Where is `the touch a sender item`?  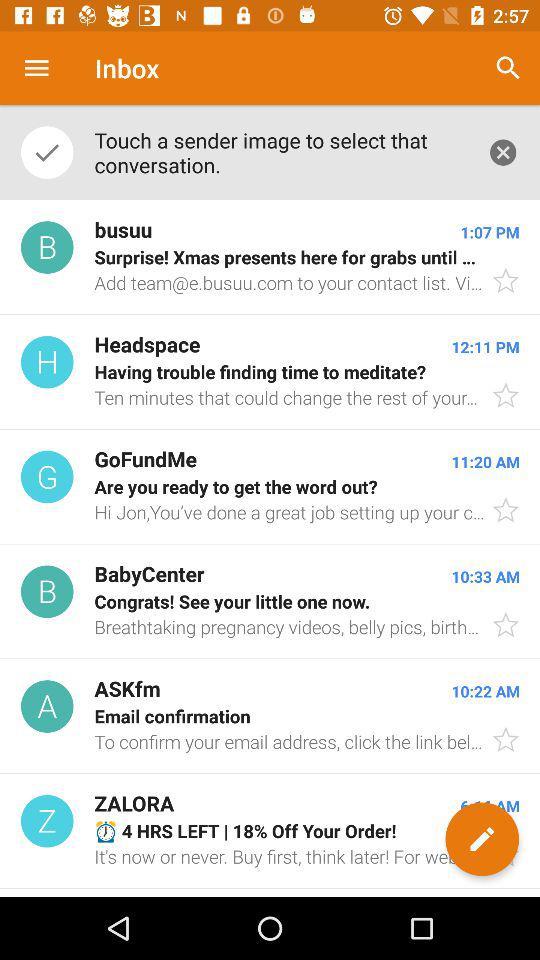 the touch a sender item is located at coordinates (279, 151).